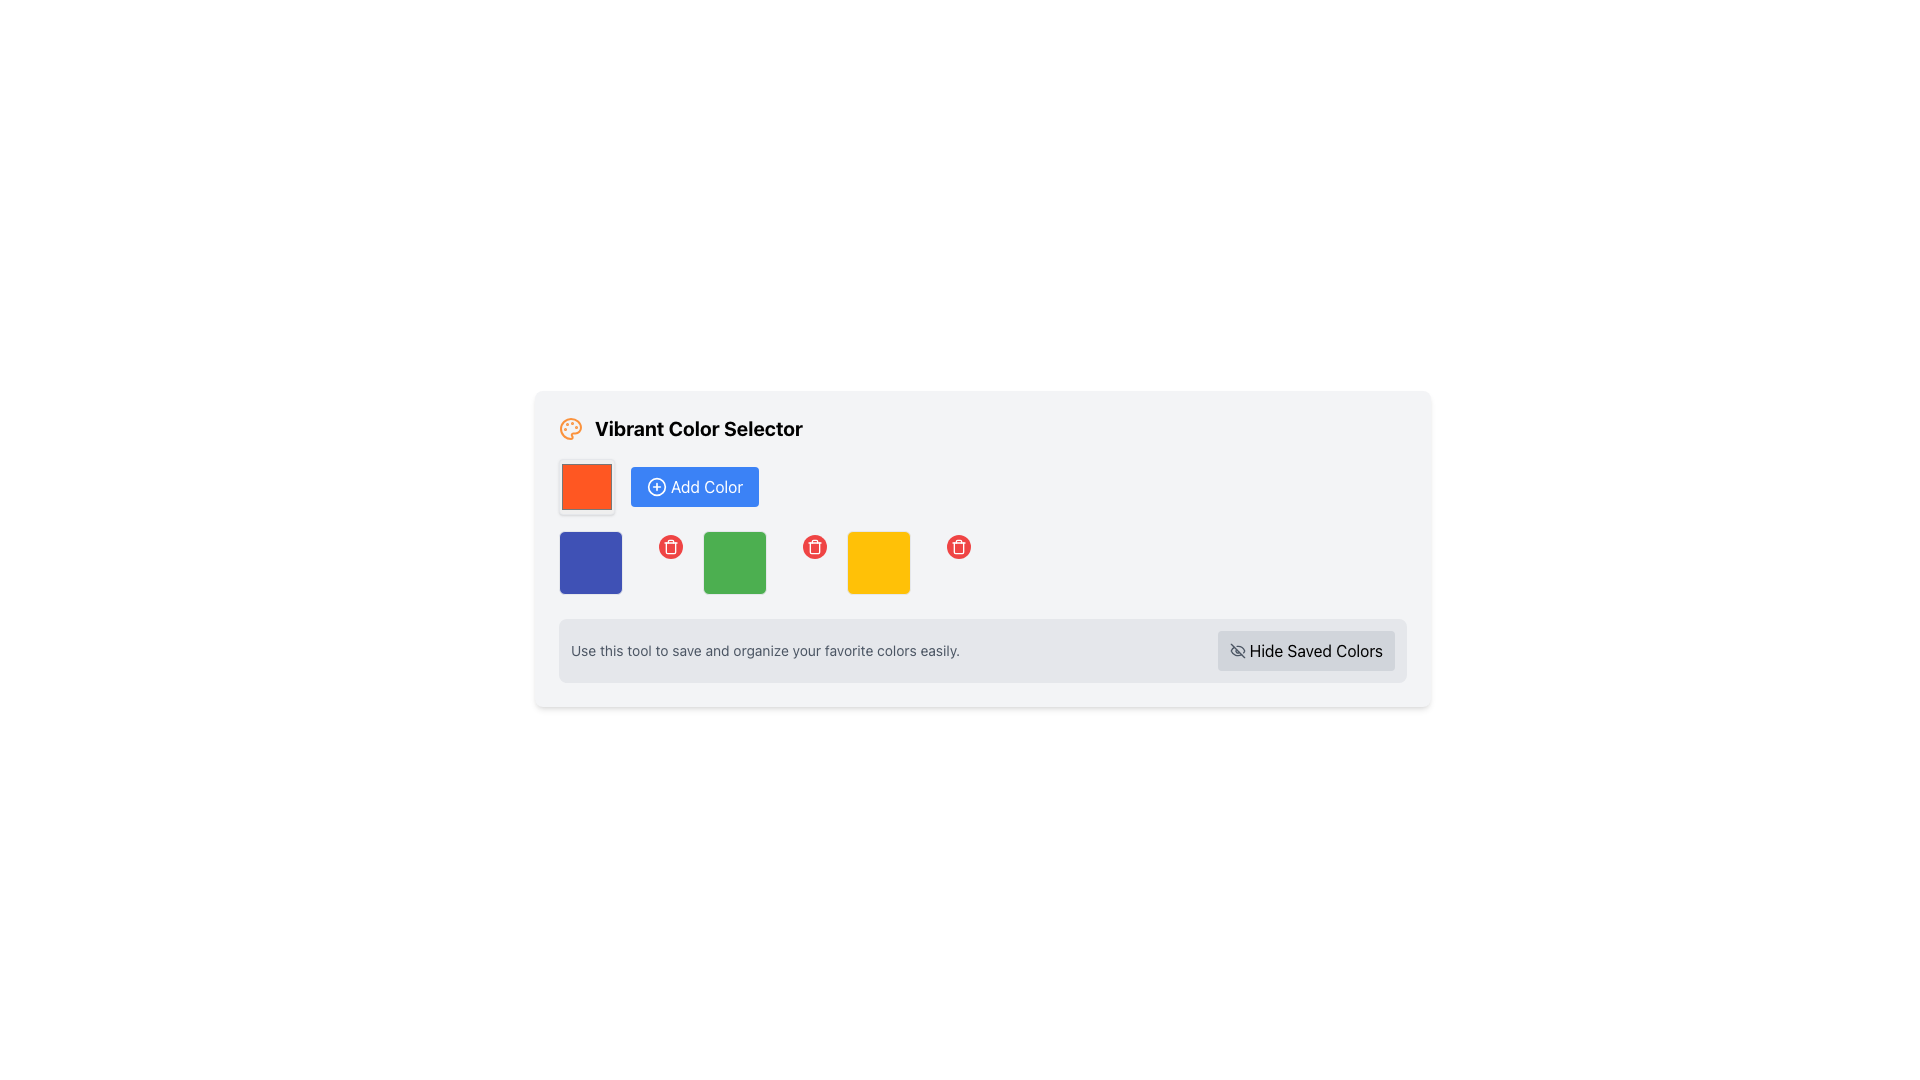 The image size is (1920, 1080). What do you see at coordinates (671, 547) in the screenshot?
I see `the delete button located at the top-right of the square color tile in the 'Vibrant Color Selector' section` at bounding box center [671, 547].